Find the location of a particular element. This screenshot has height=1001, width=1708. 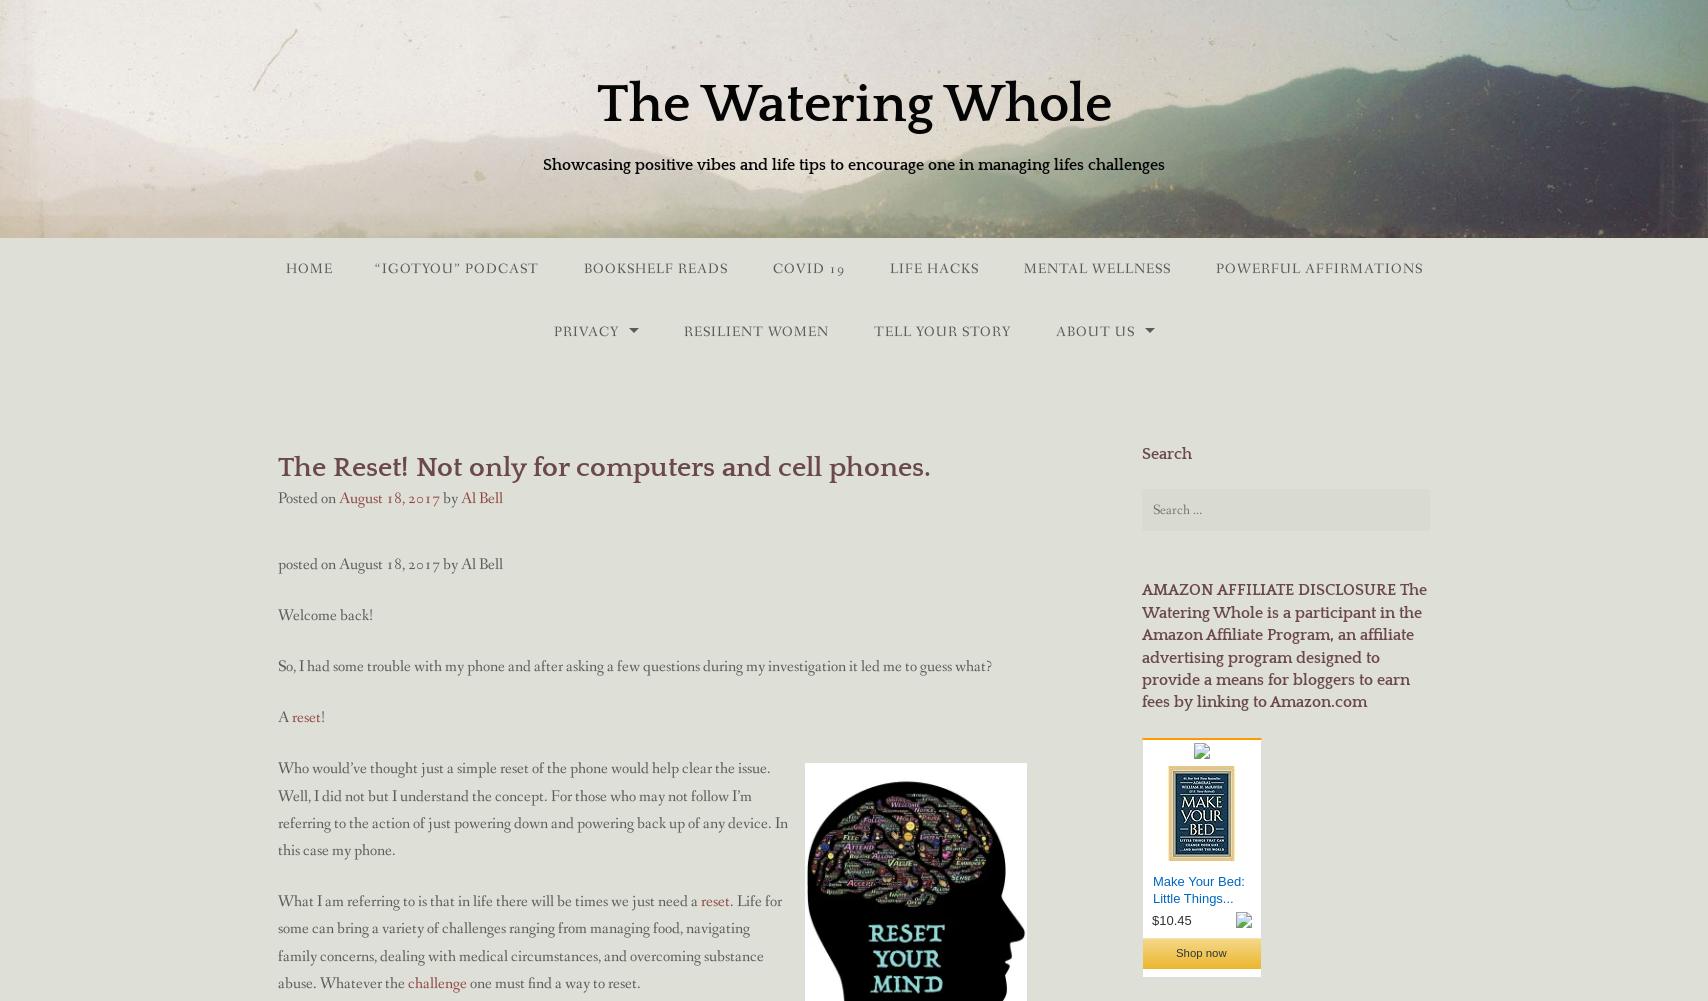

'BookShelf Reads' is located at coordinates (582, 267).